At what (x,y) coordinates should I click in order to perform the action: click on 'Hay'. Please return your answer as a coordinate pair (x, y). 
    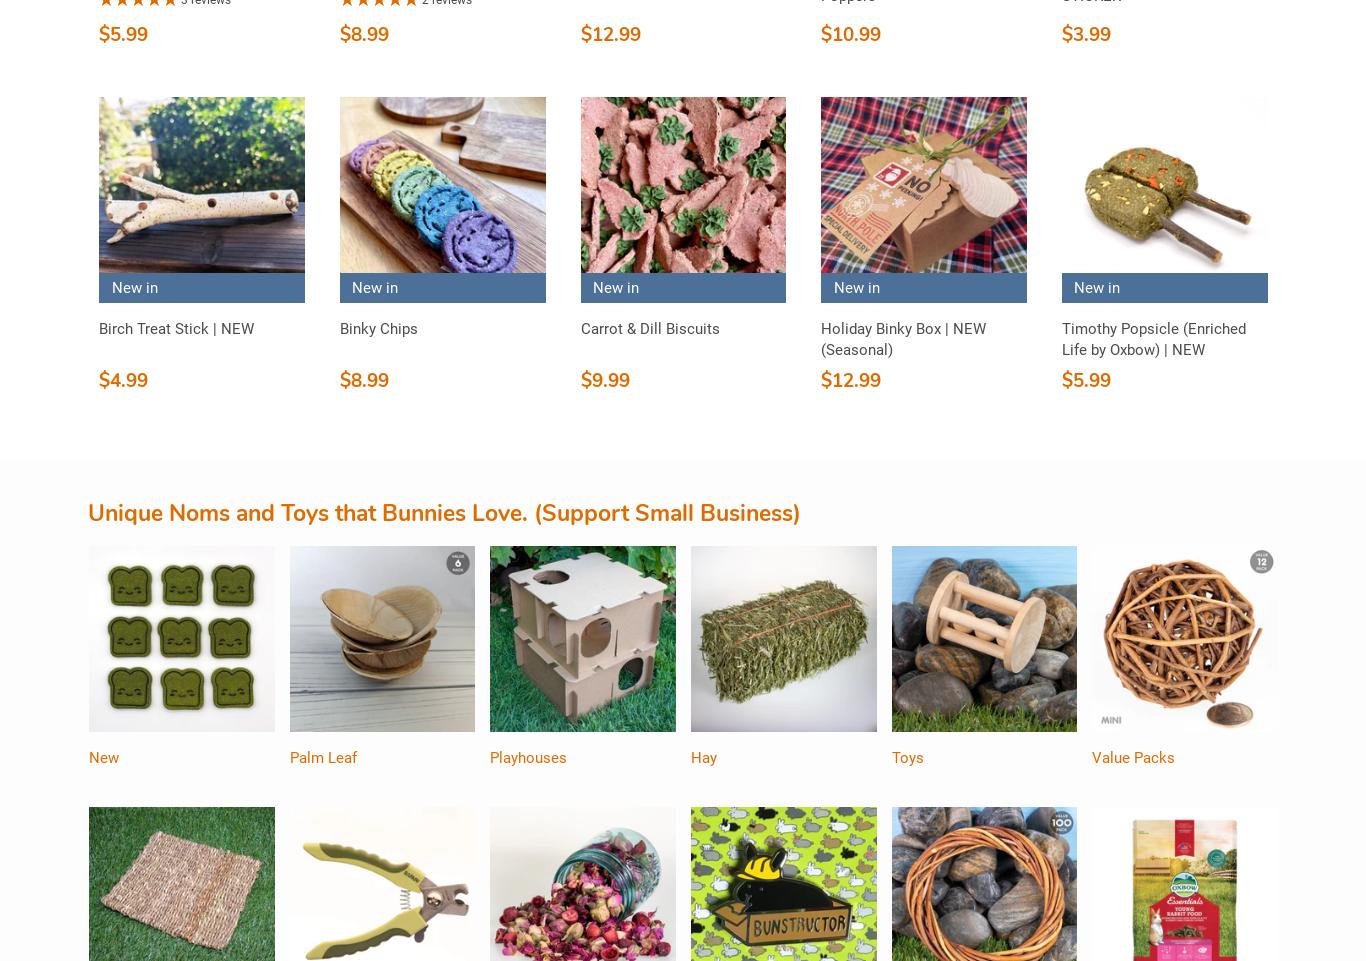
    Looking at the image, I should click on (702, 757).